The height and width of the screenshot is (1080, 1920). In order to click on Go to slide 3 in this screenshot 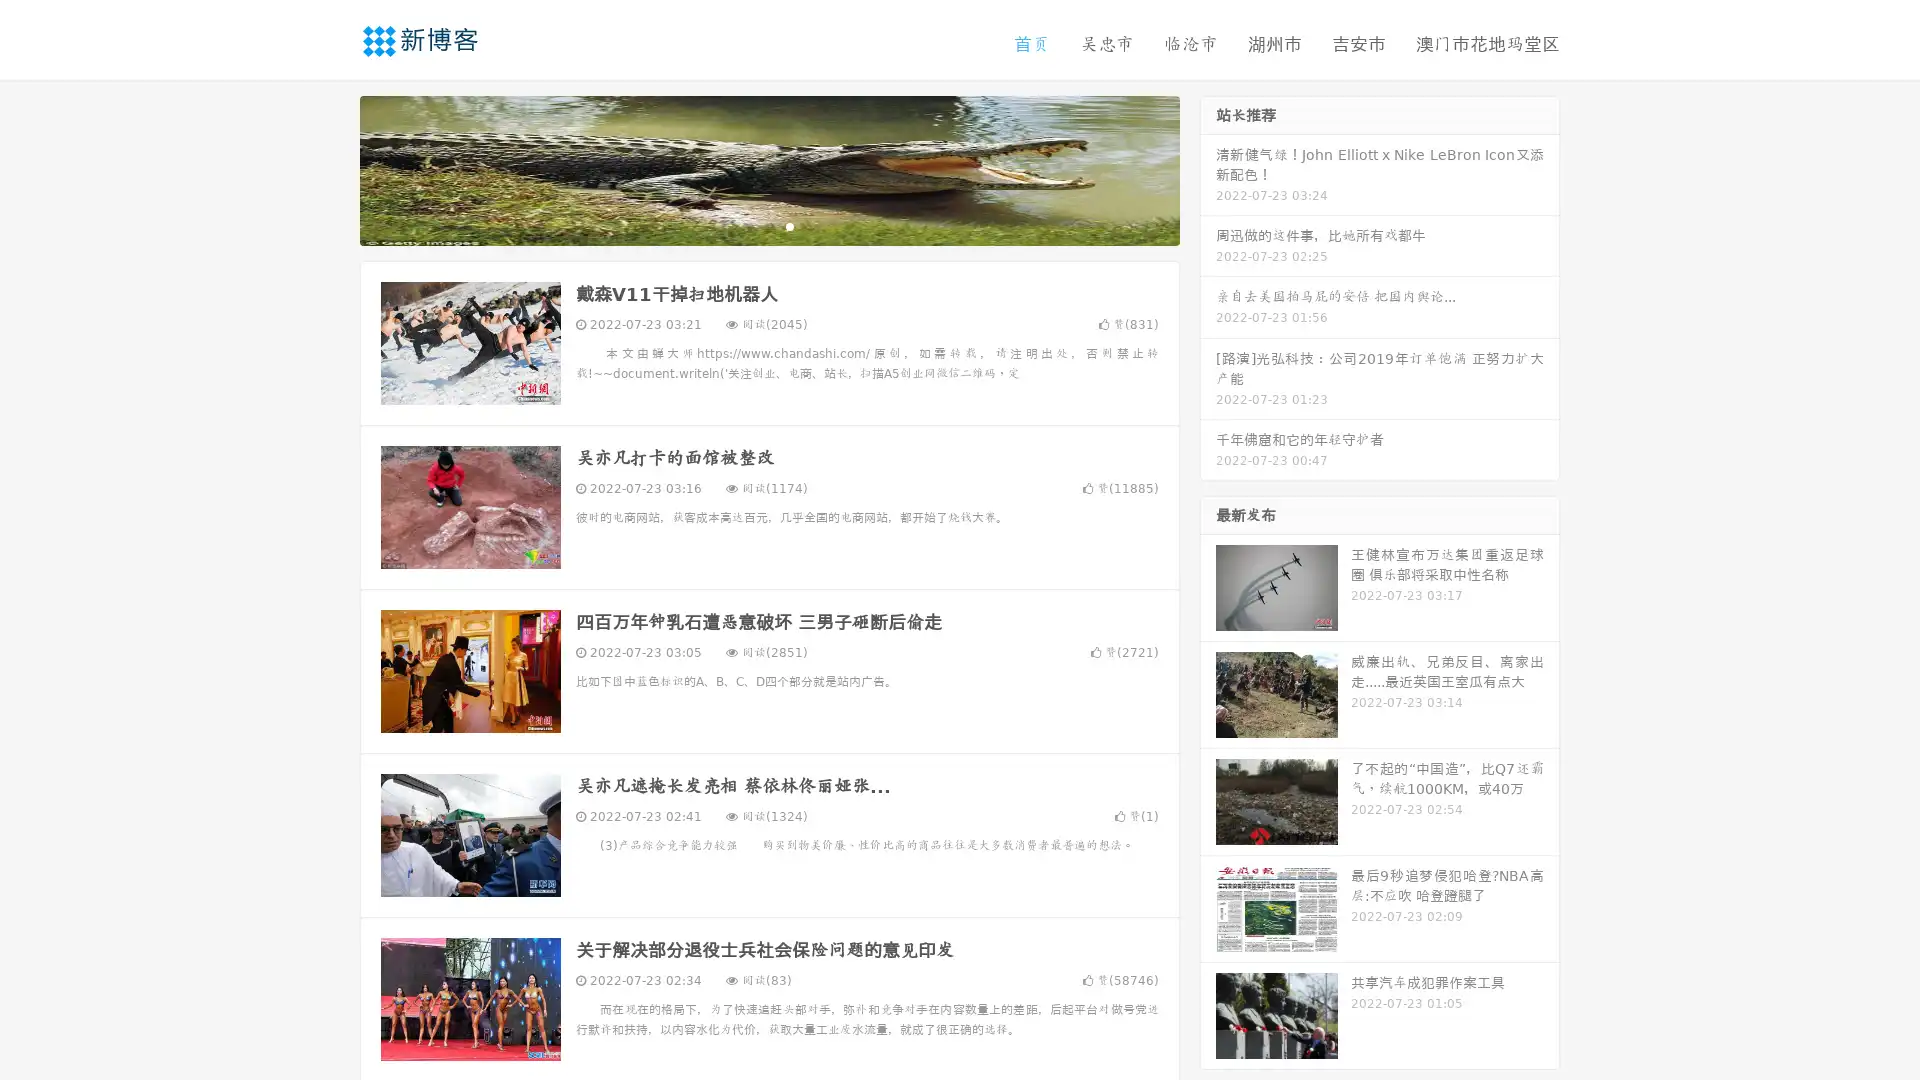, I will do `click(789, 225)`.